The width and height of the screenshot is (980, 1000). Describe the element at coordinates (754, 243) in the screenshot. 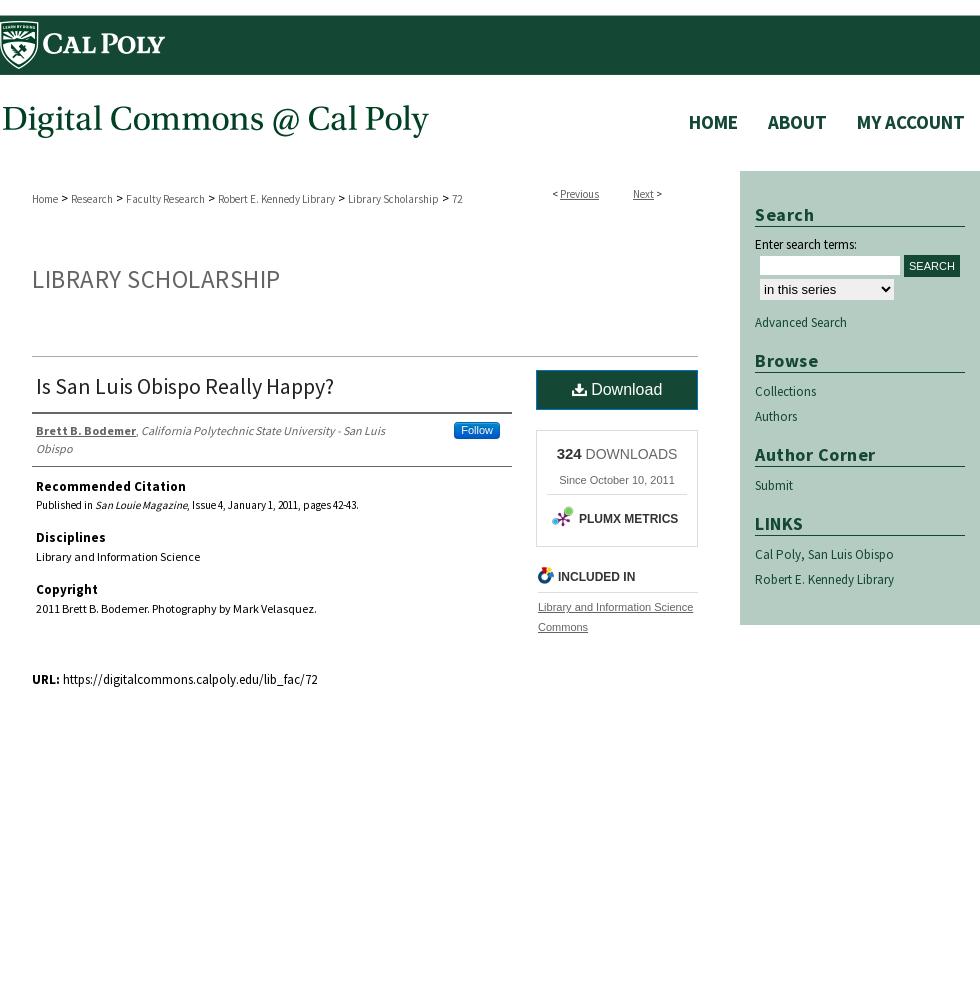

I see `'Enter search terms:'` at that location.